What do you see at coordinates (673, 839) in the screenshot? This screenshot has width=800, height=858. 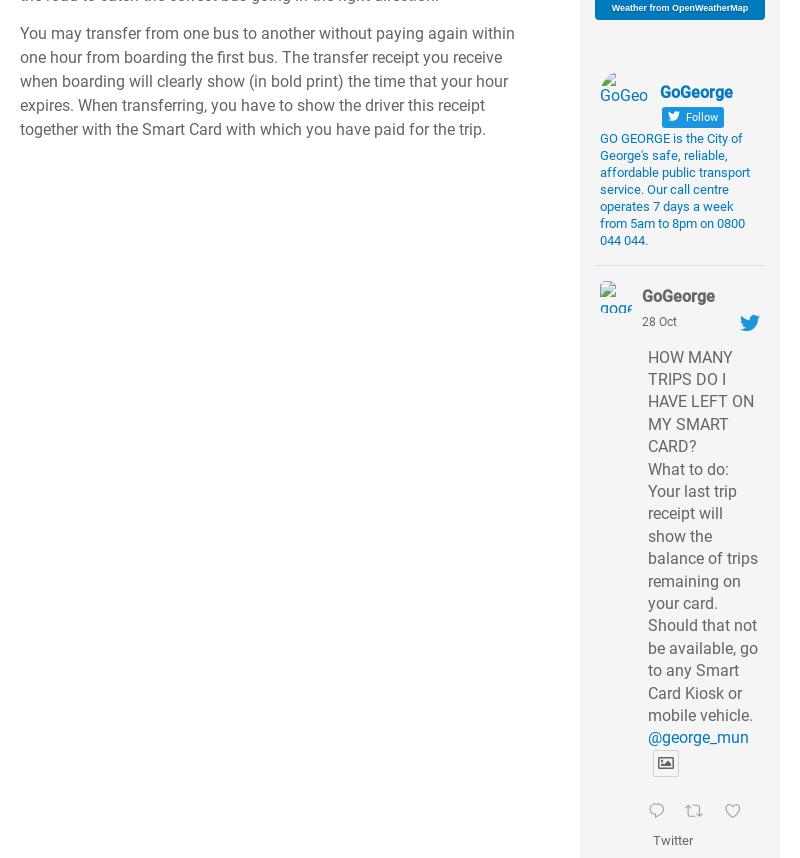 I see `'Twitter'` at bounding box center [673, 839].